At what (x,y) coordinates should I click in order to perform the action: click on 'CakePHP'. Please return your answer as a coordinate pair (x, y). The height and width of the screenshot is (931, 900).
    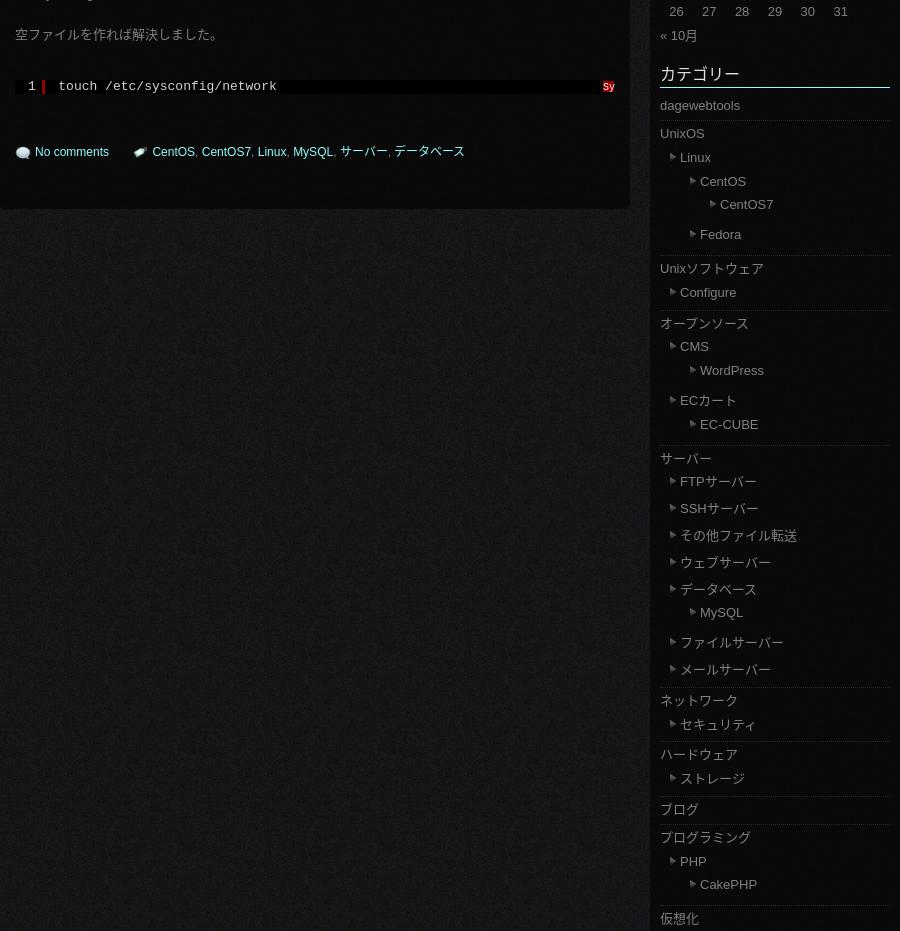
    Looking at the image, I should click on (727, 884).